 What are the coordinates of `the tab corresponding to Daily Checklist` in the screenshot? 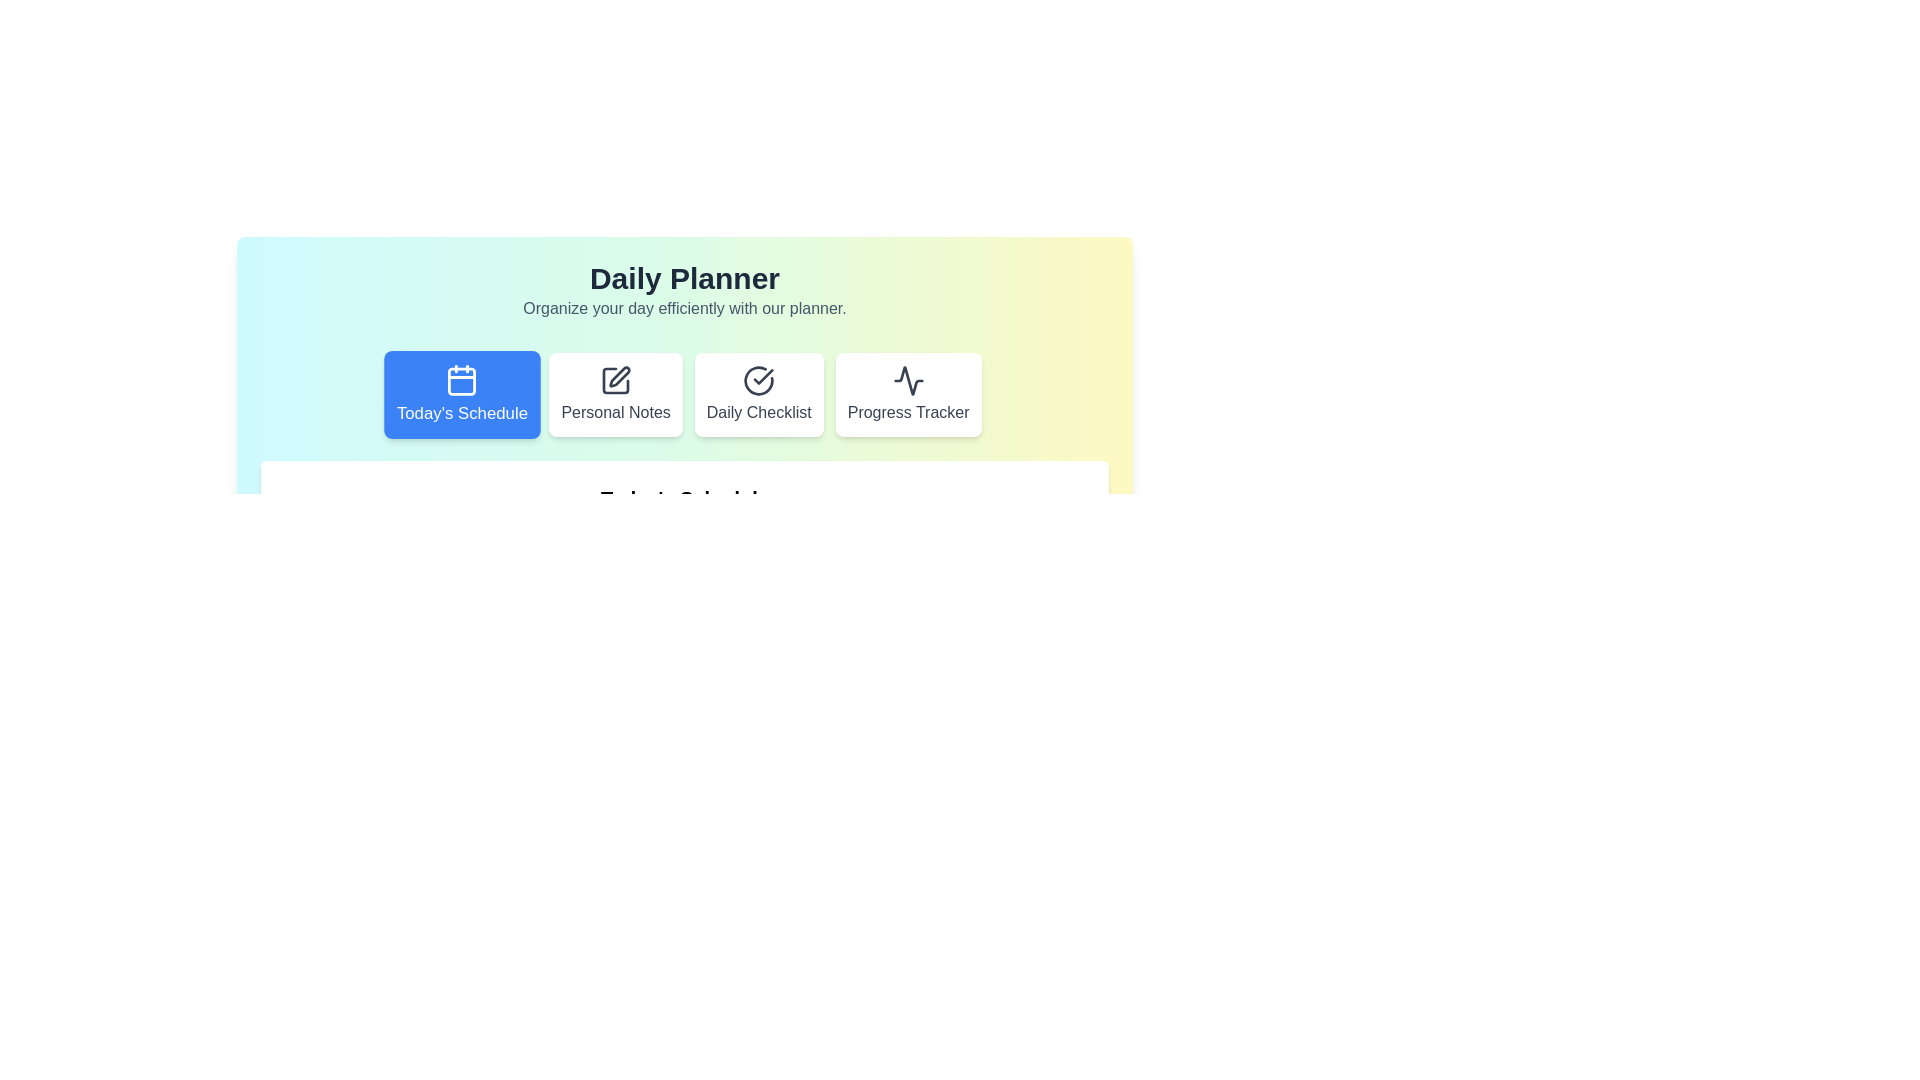 It's located at (758, 394).